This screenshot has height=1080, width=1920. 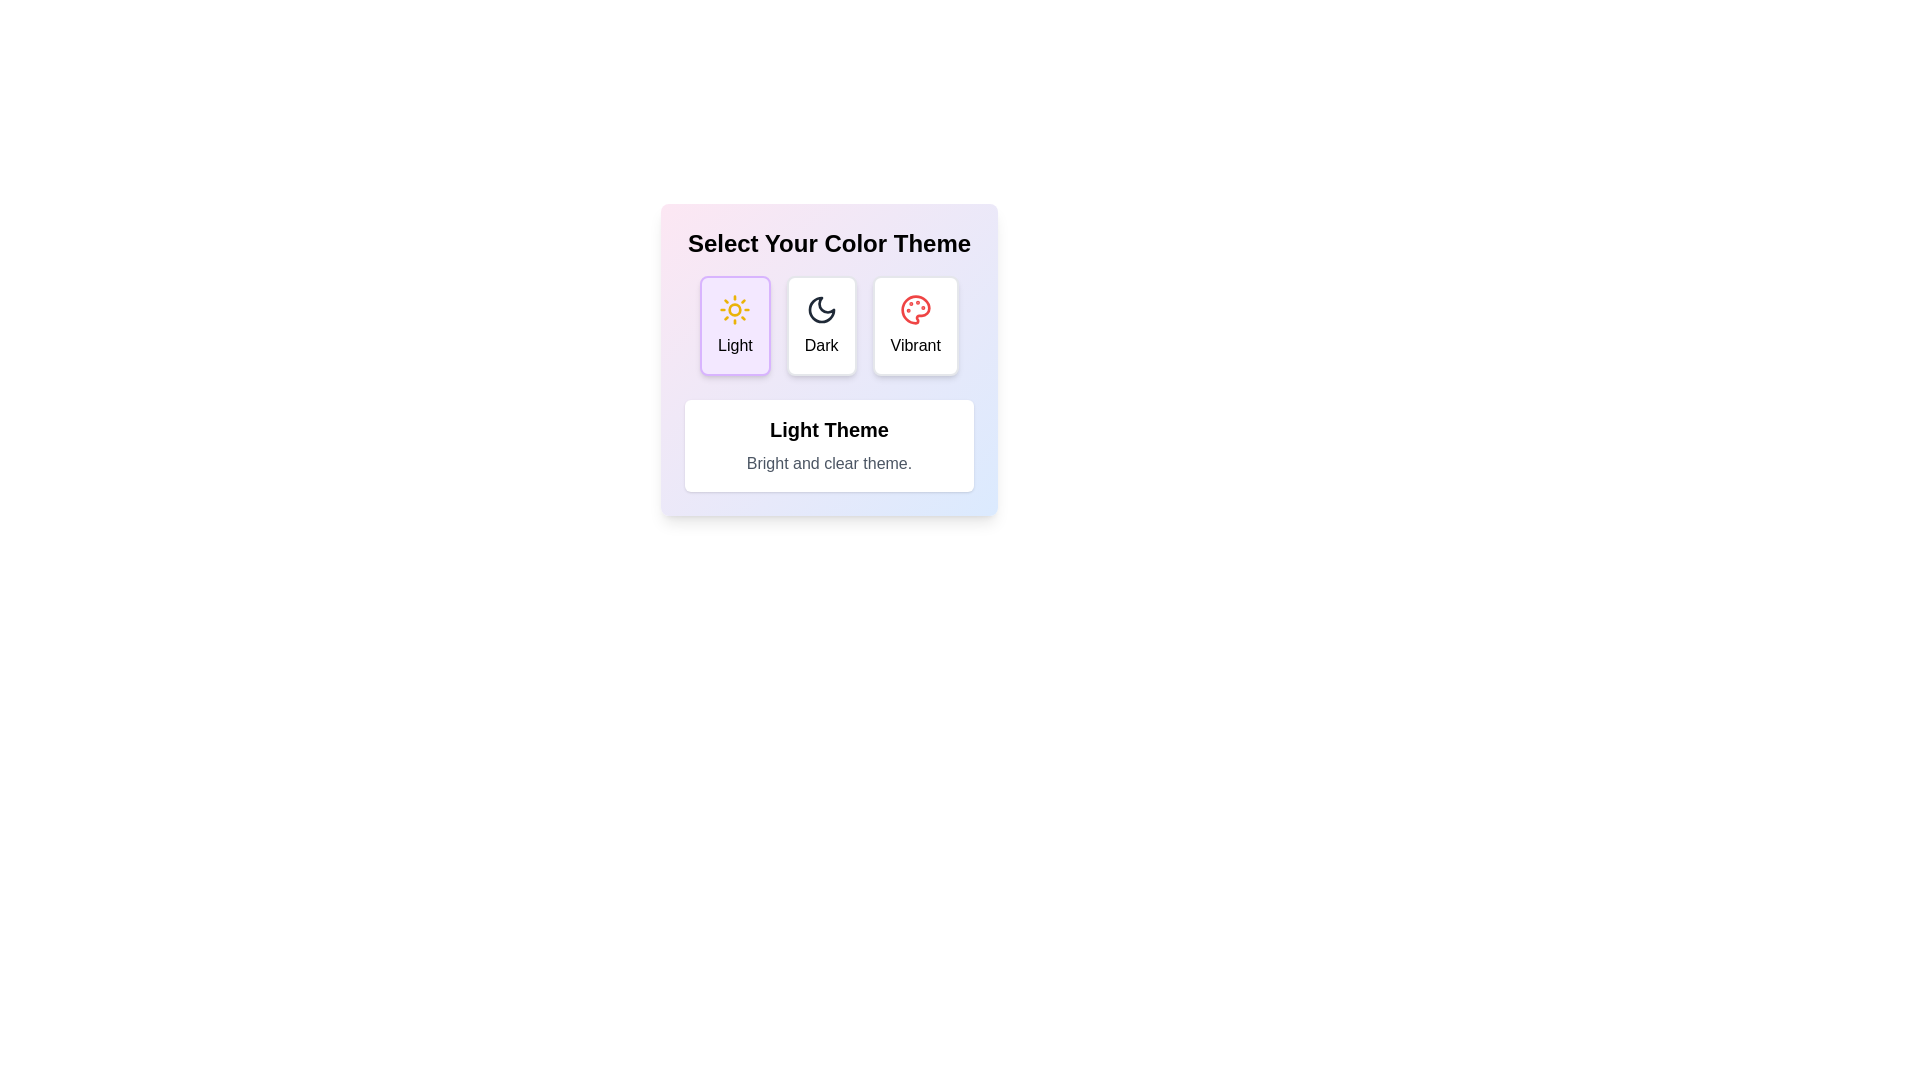 What do you see at coordinates (821, 345) in the screenshot?
I see `the text label that displays the word 'Dark', which is located beneath a crescent moon icon in the theme selection card` at bounding box center [821, 345].